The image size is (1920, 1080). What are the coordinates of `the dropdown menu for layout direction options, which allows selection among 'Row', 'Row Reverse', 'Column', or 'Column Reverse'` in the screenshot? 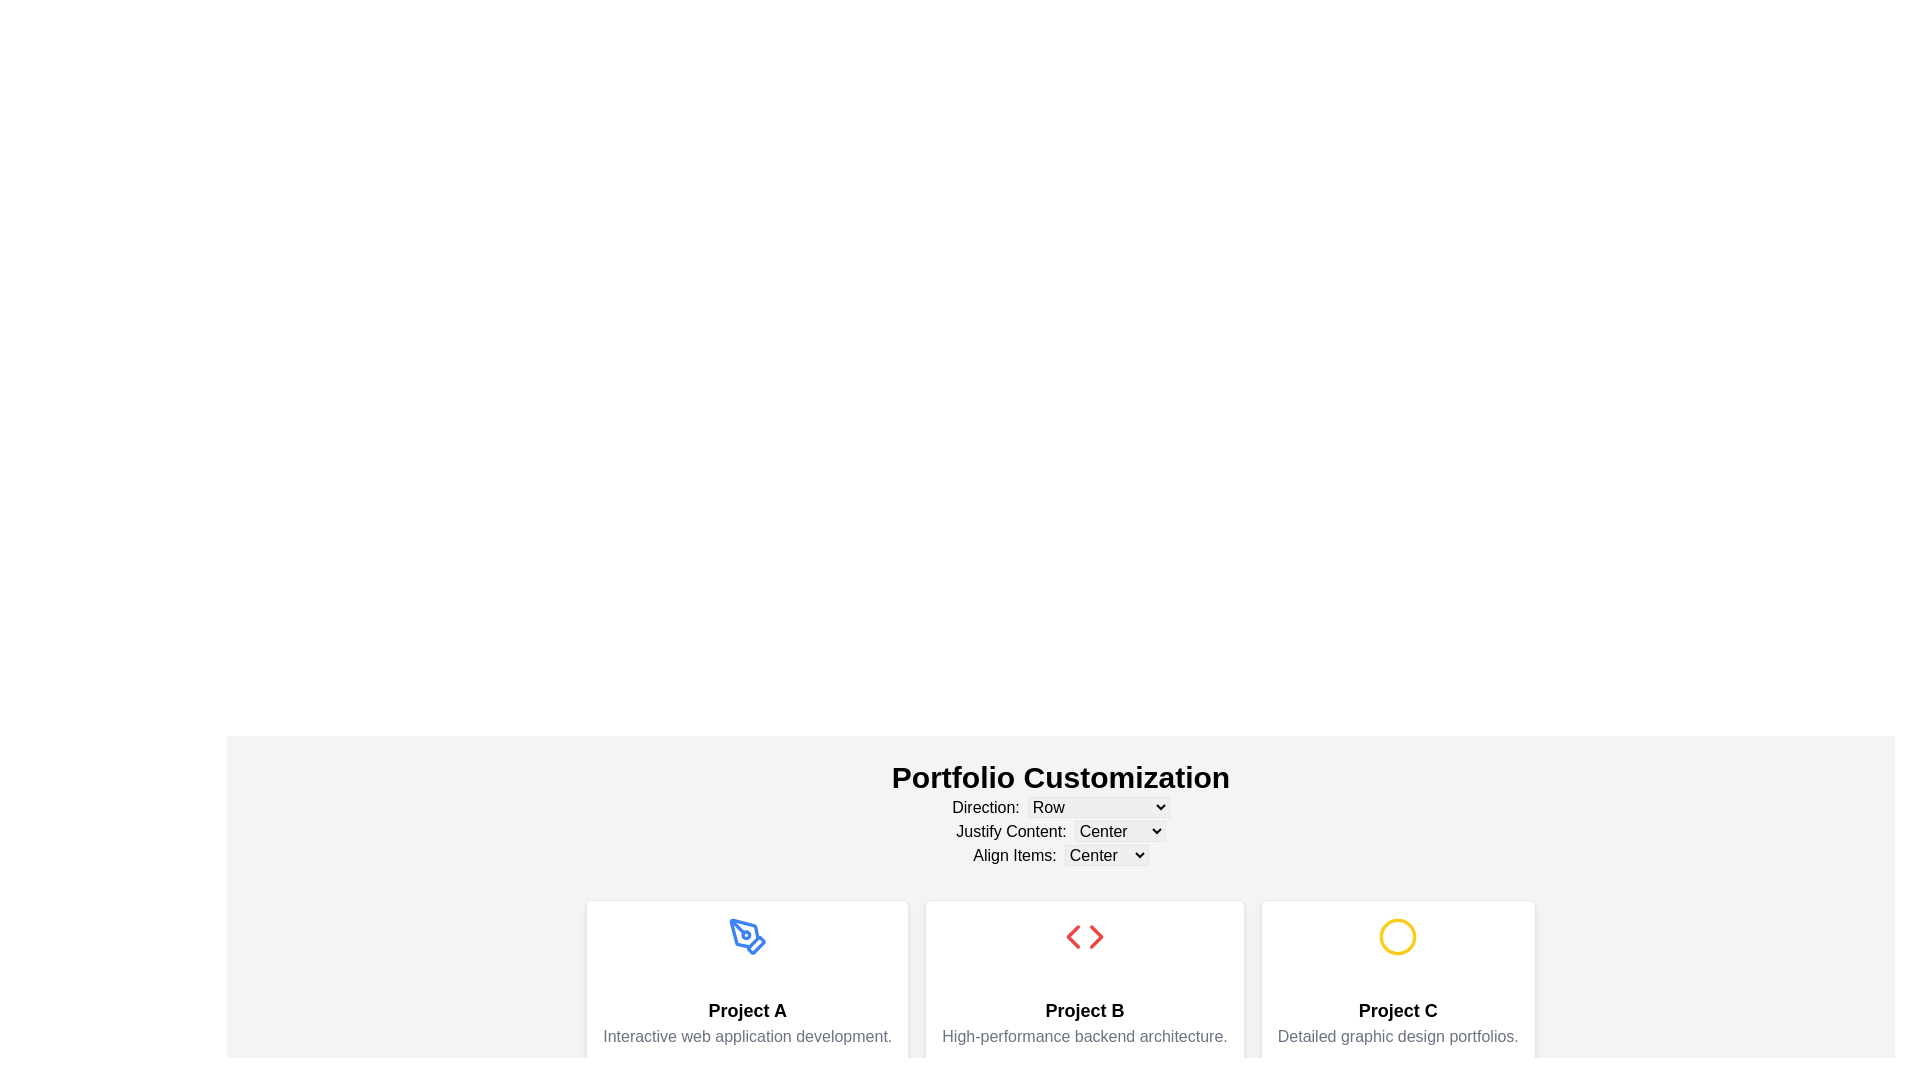 It's located at (1097, 806).